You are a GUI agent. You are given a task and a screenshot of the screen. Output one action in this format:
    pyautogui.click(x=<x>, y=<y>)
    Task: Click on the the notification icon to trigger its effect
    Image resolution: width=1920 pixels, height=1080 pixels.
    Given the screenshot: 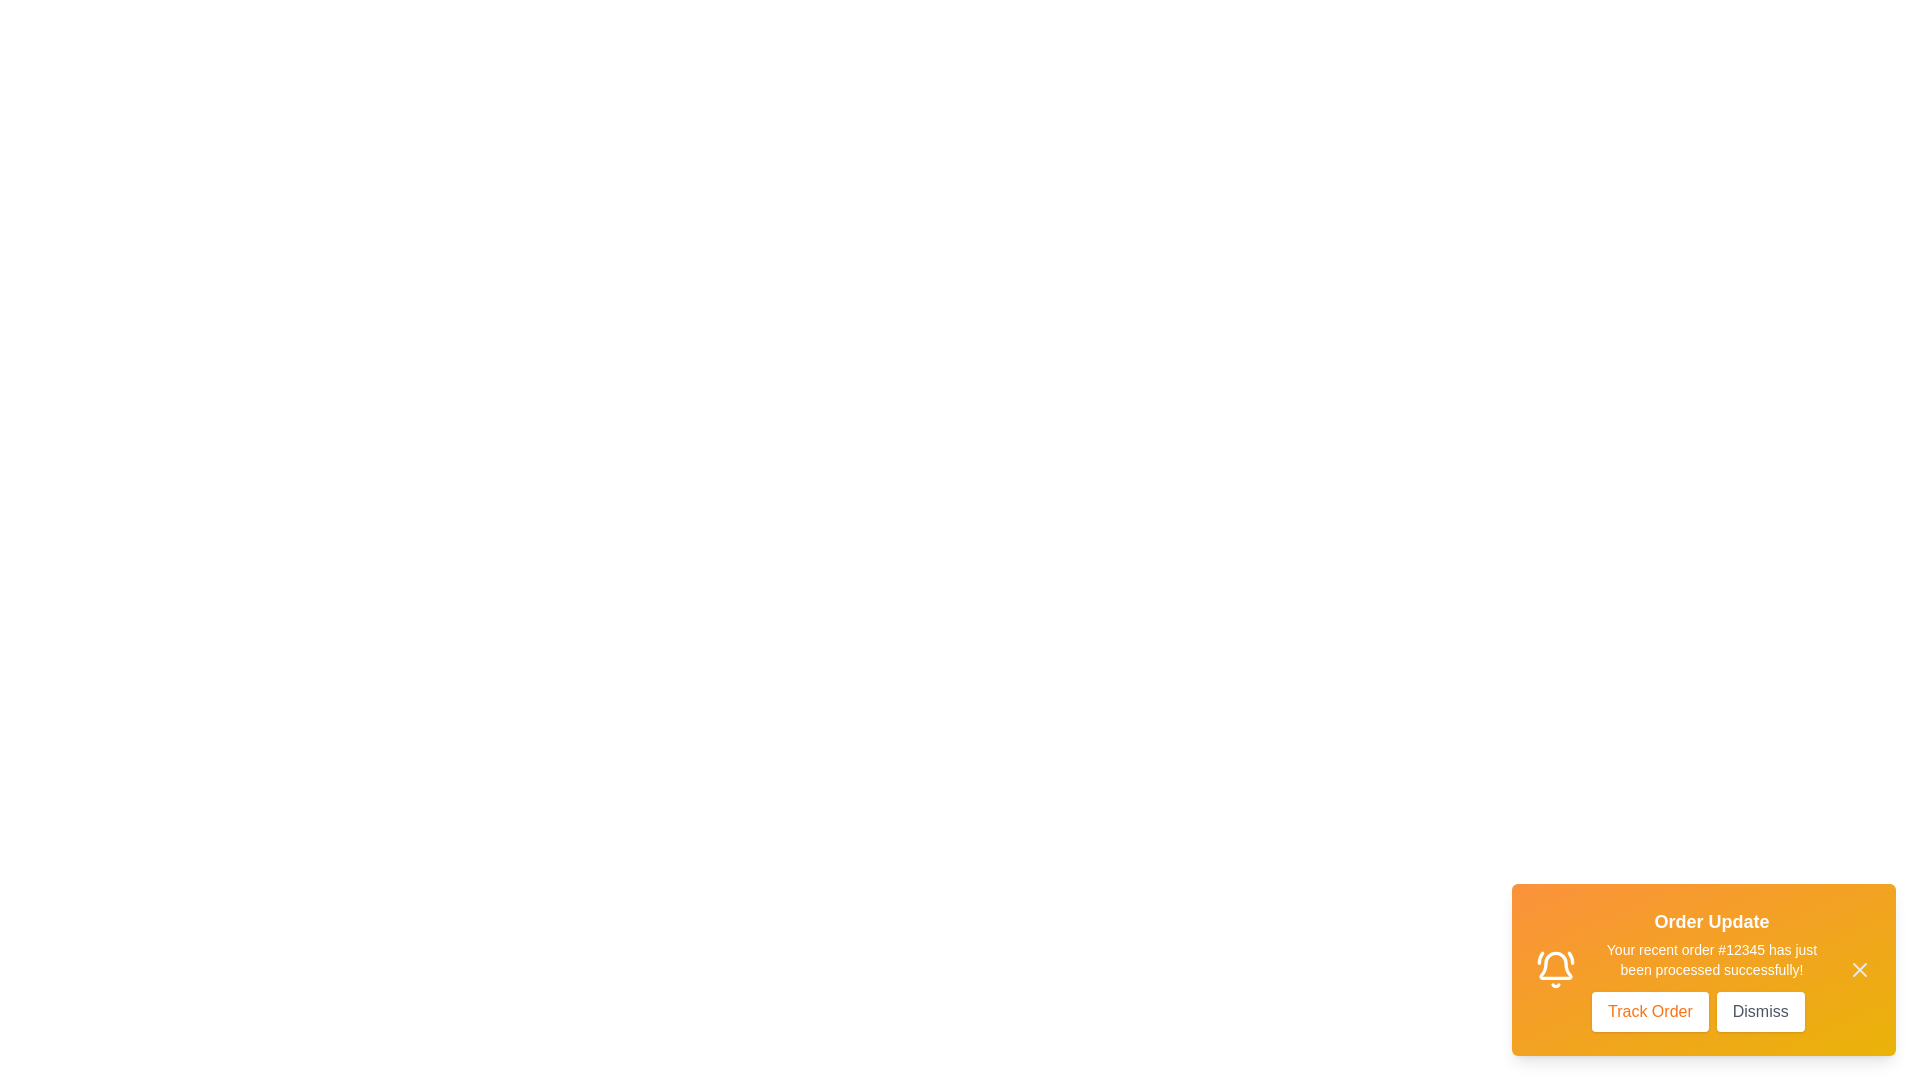 What is the action you would take?
    pyautogui.click(x=1554, y=968)
    